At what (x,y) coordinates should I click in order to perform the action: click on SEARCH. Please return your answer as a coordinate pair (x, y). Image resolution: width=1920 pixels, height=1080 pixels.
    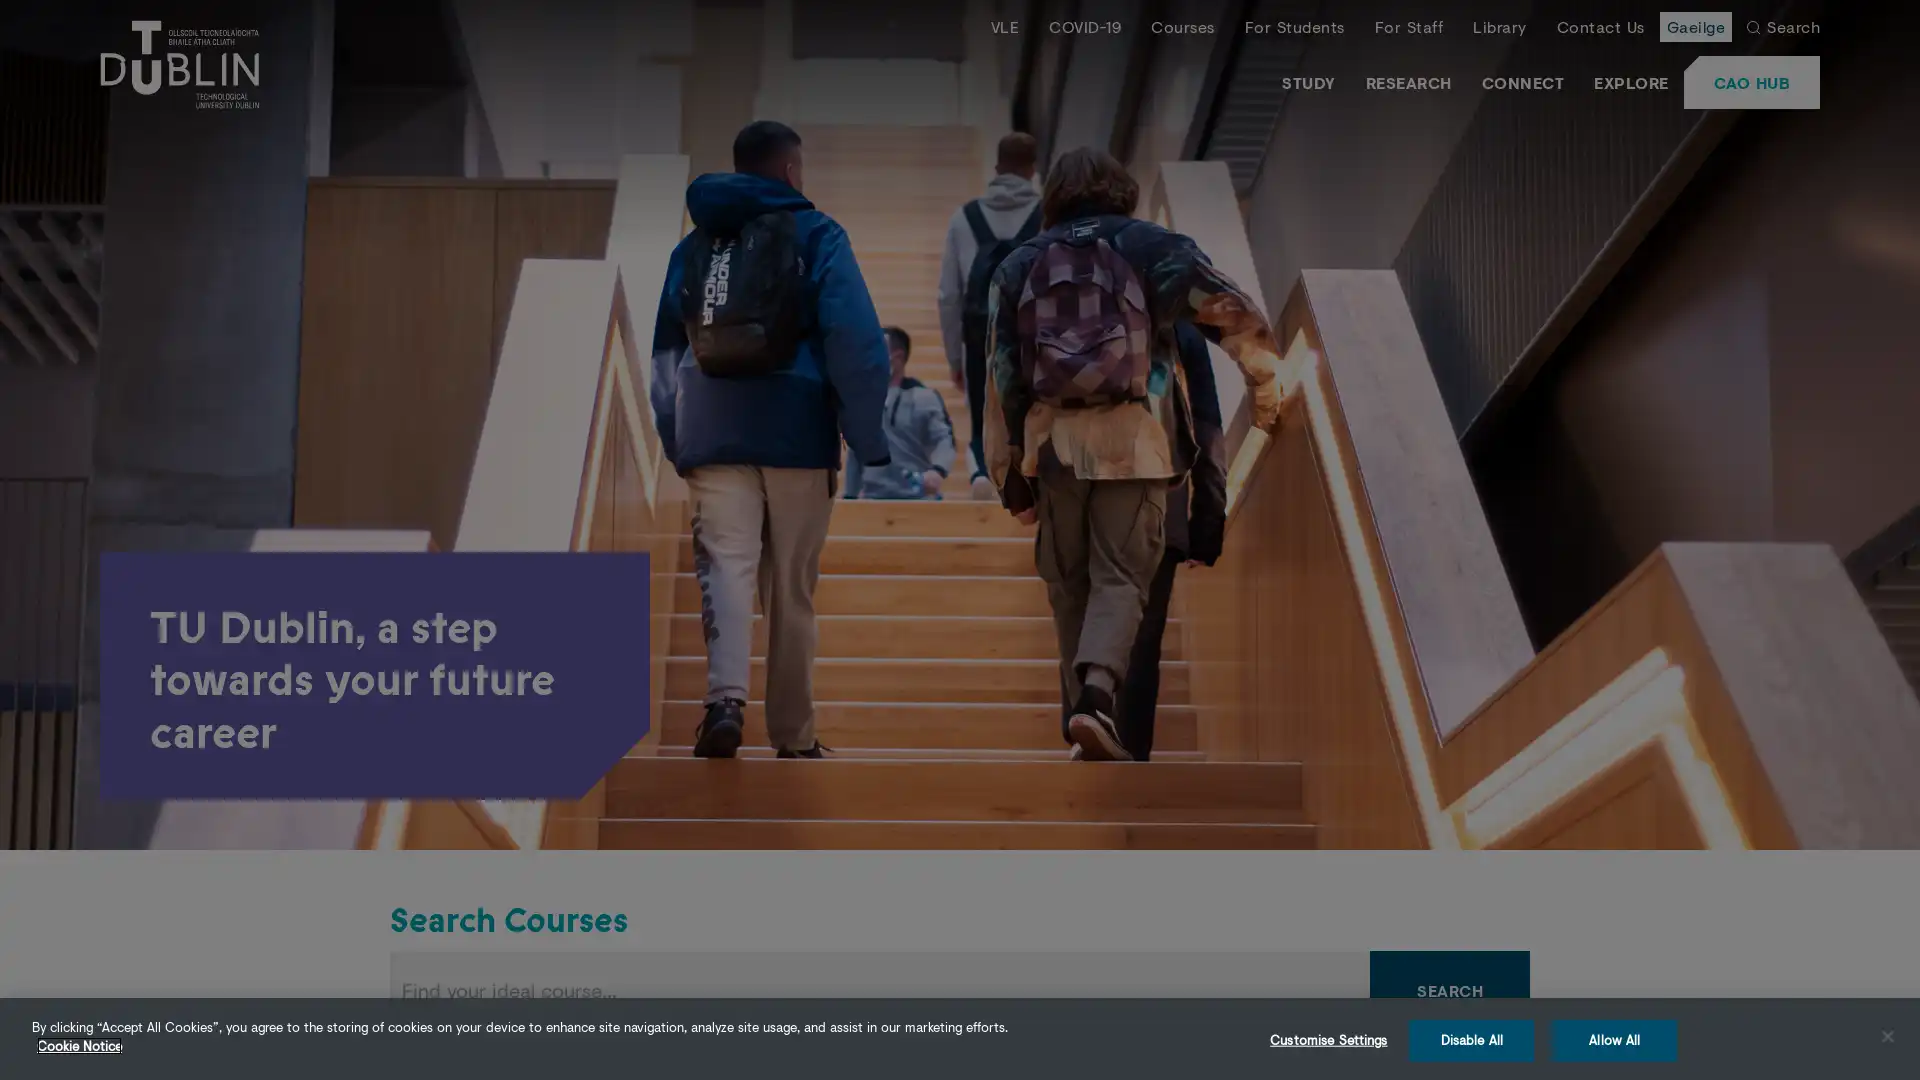
    Looking at the image, I should click on (1449, 990).